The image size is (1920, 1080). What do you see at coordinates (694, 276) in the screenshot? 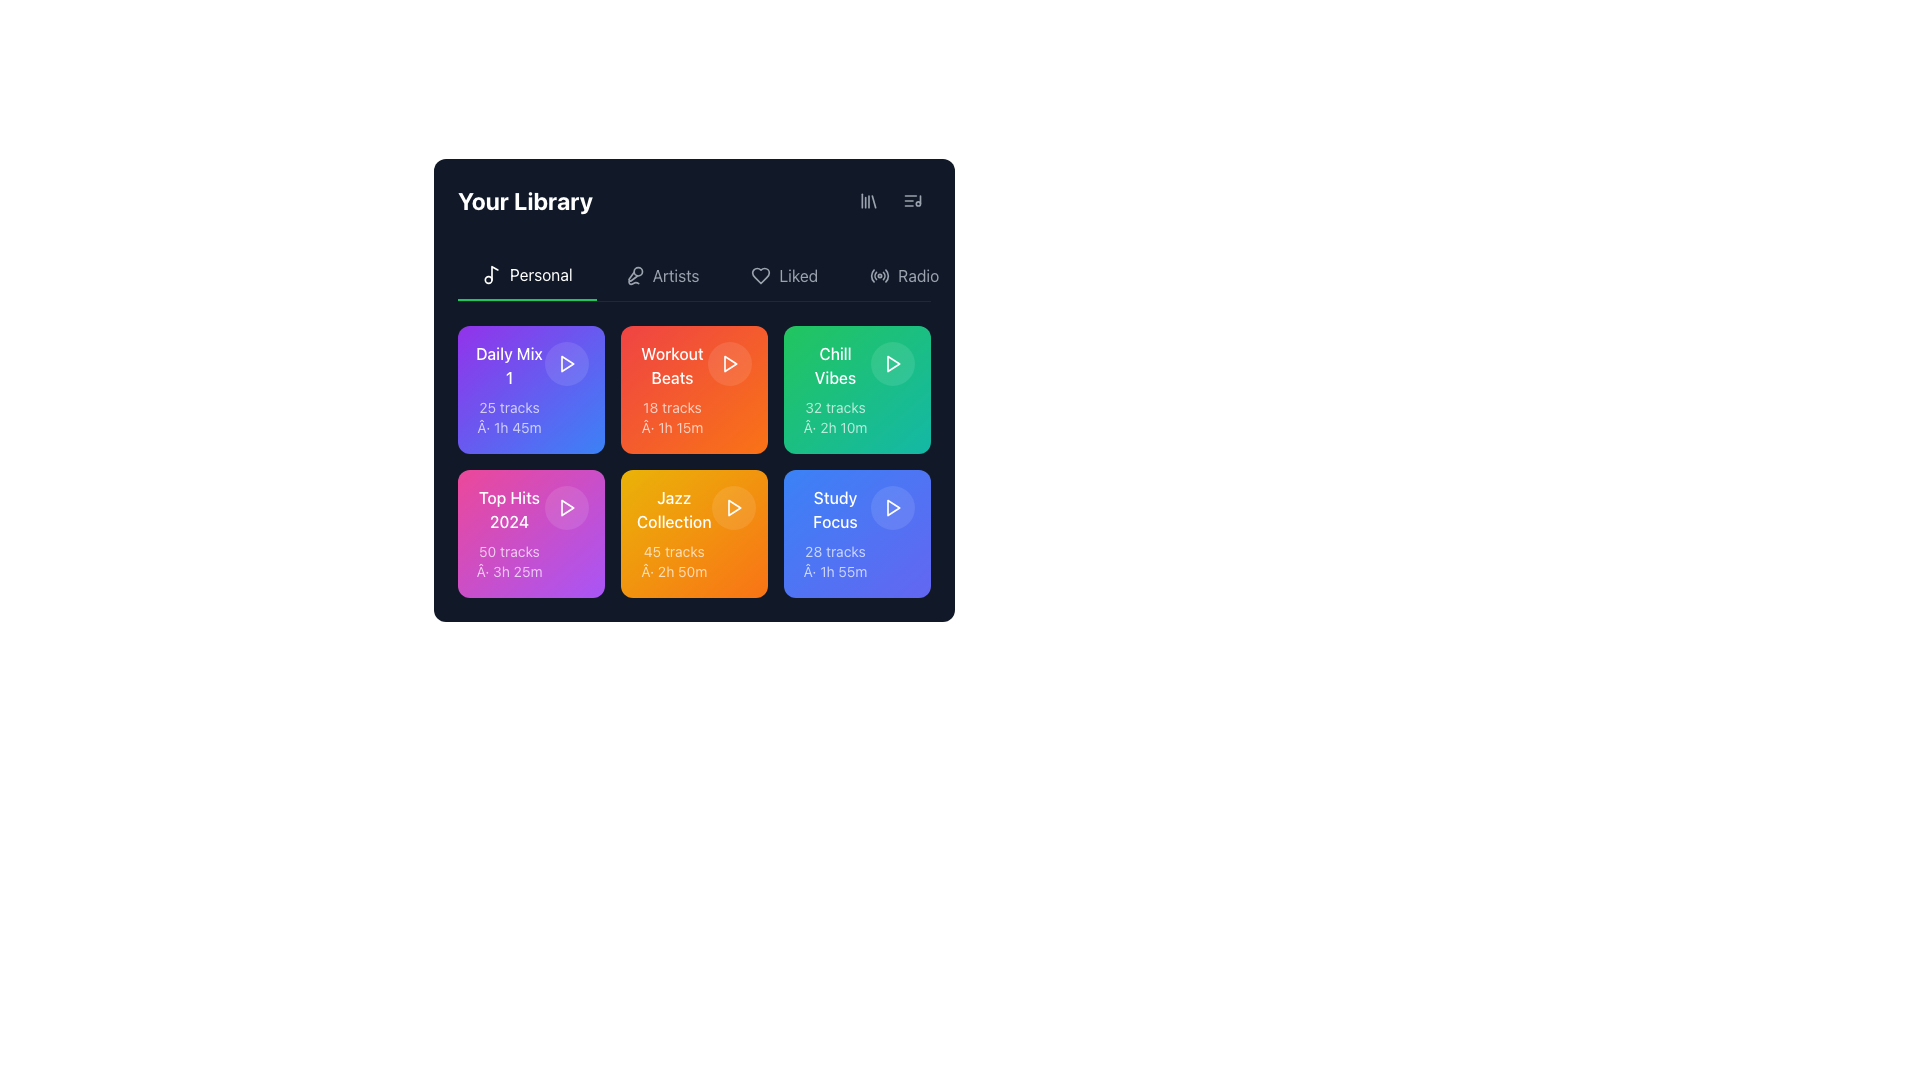
I see `the 'Artists' tab button, which features gray text that turns white on hover and includes a microphone icon on the left. It is the second tab in the navigation row below 'Your Library.'` at bounding box center [694, 276].